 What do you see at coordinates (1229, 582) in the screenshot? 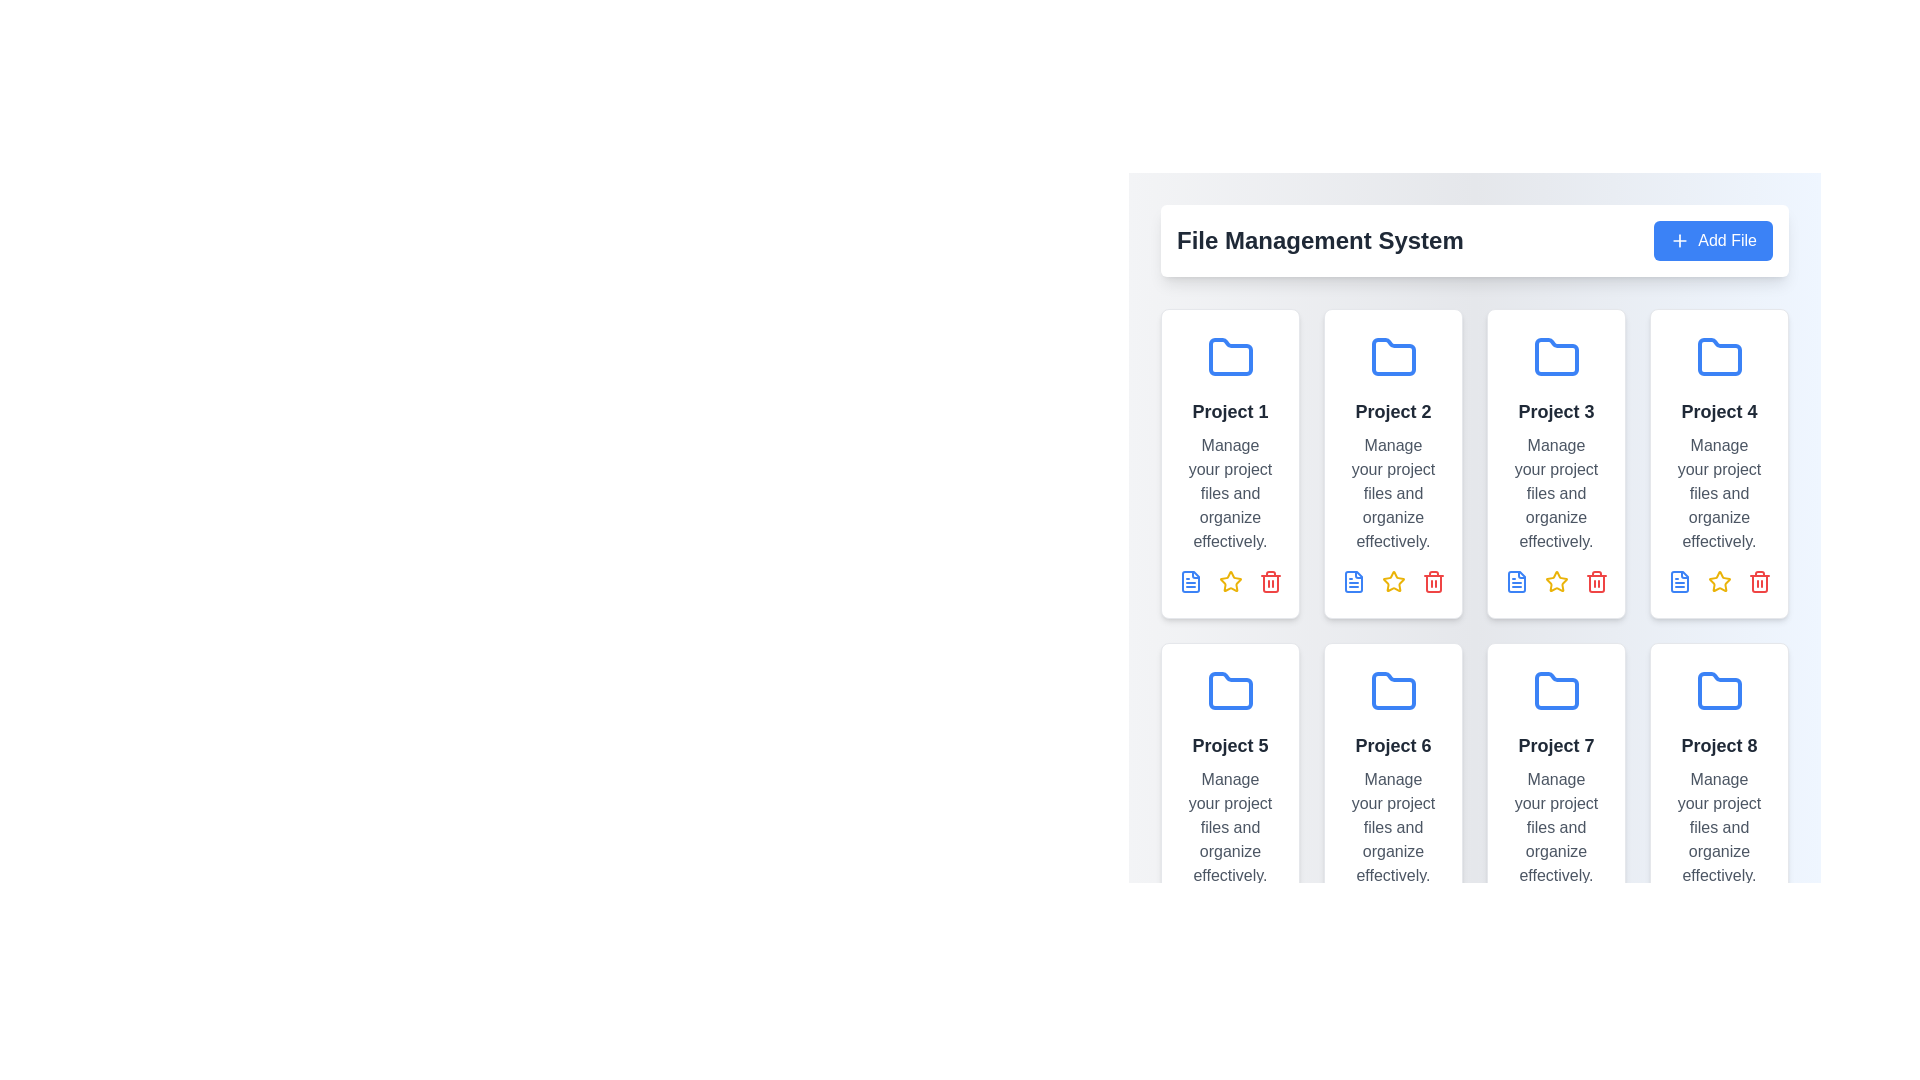
I see `the favorite button (star icon) located in the middle of the interactive icons row under 'Project 1' to mark 'Project 1' as a favorite` at bounding box center [1229, 582].